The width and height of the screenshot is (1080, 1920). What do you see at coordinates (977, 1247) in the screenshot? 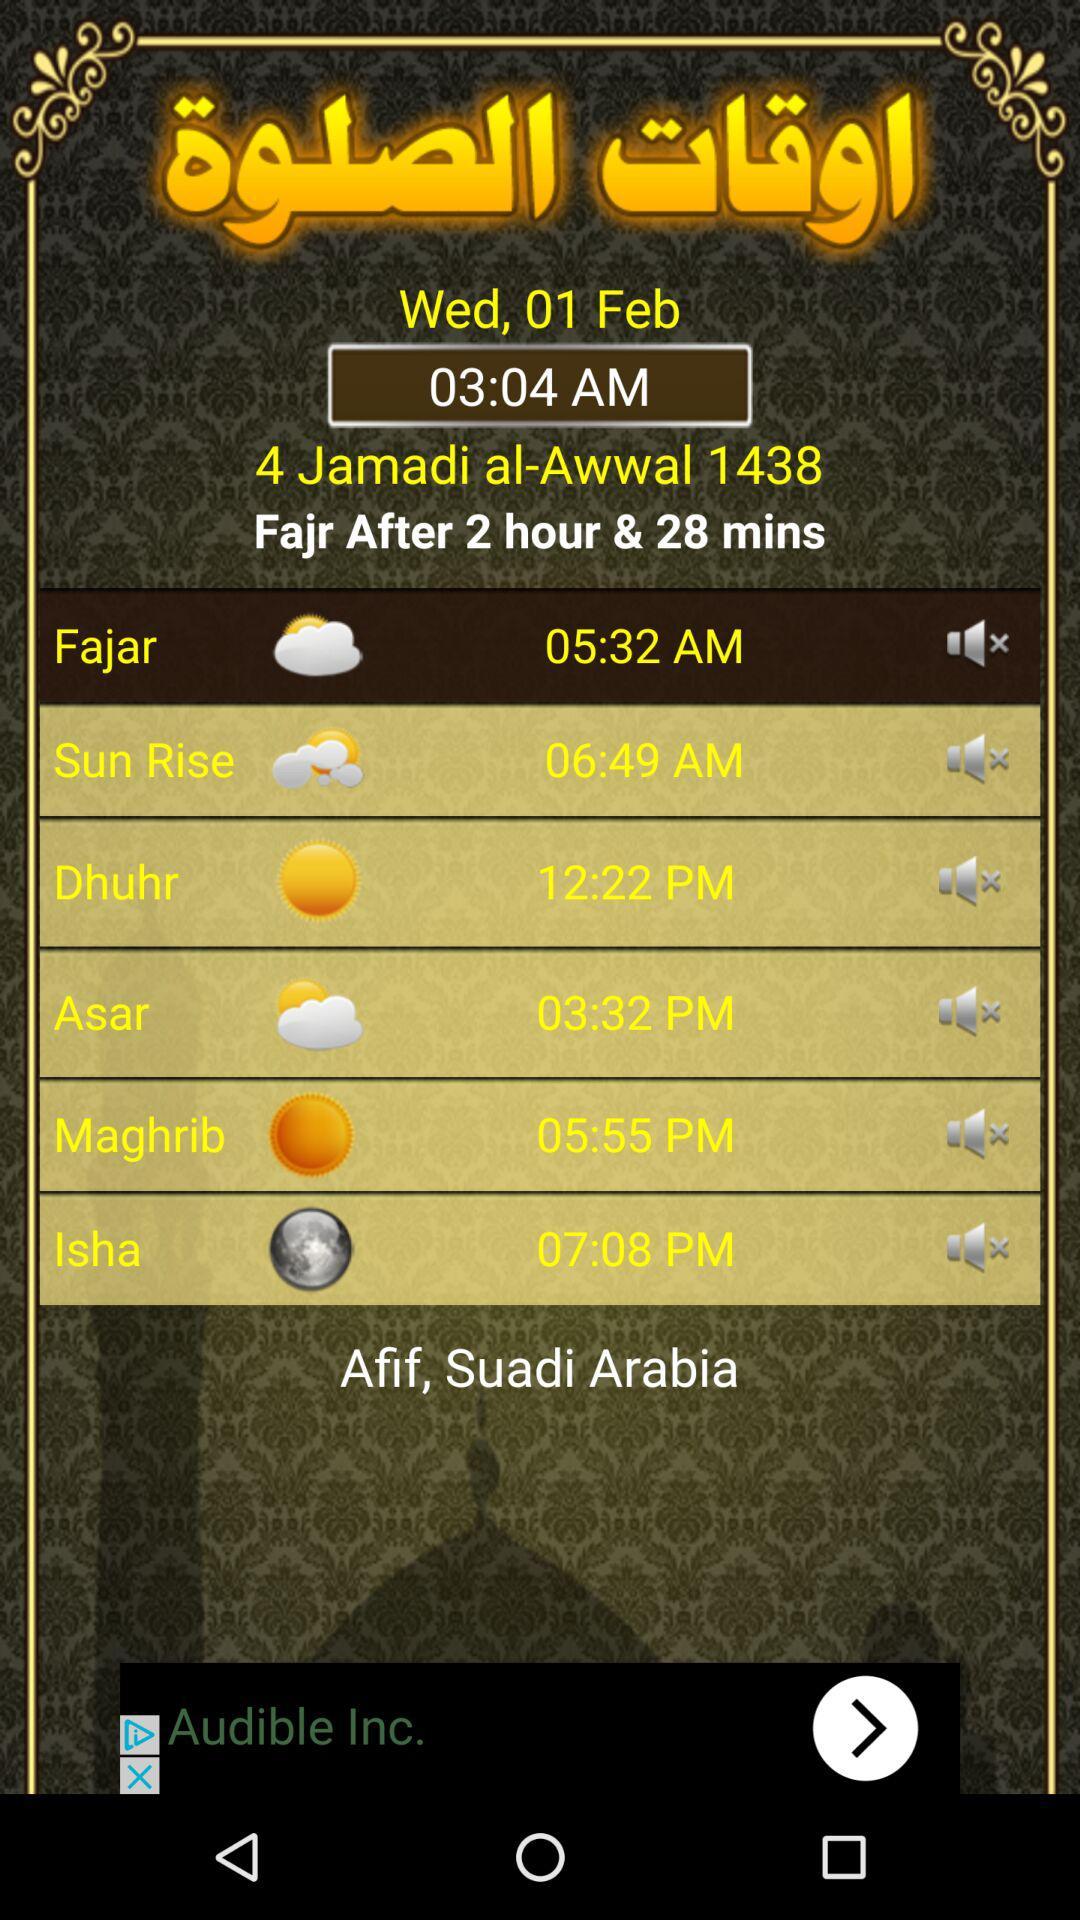
I see `mute` at bounding box center [977, 1247].